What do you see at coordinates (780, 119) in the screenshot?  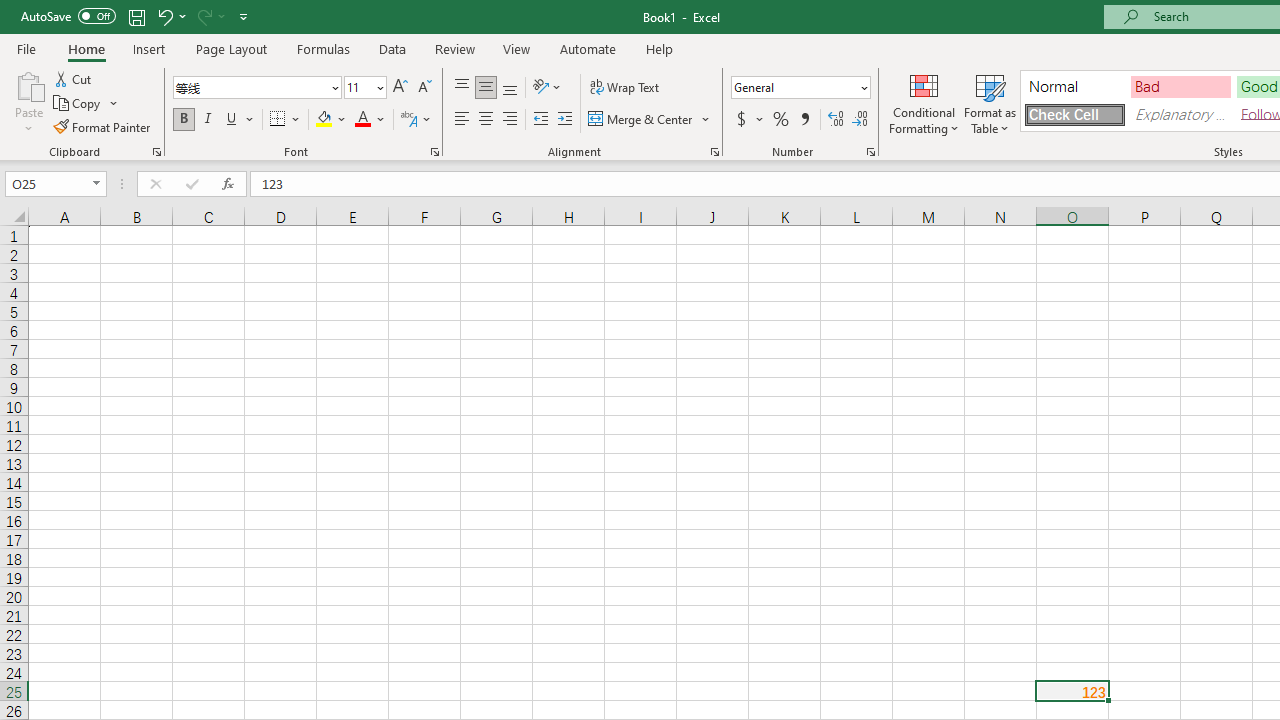 I see `'Percent Style'` at bounding box center [780, 119].